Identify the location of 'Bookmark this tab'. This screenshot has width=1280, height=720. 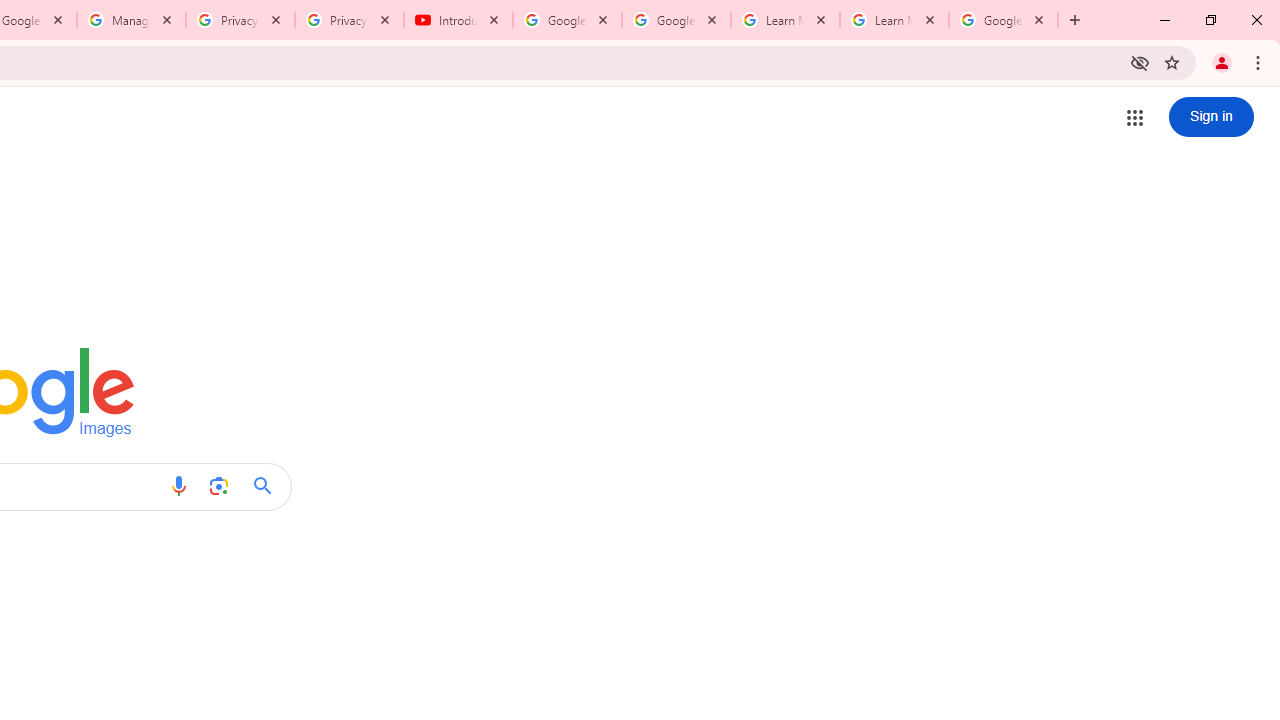
(1171, 61).